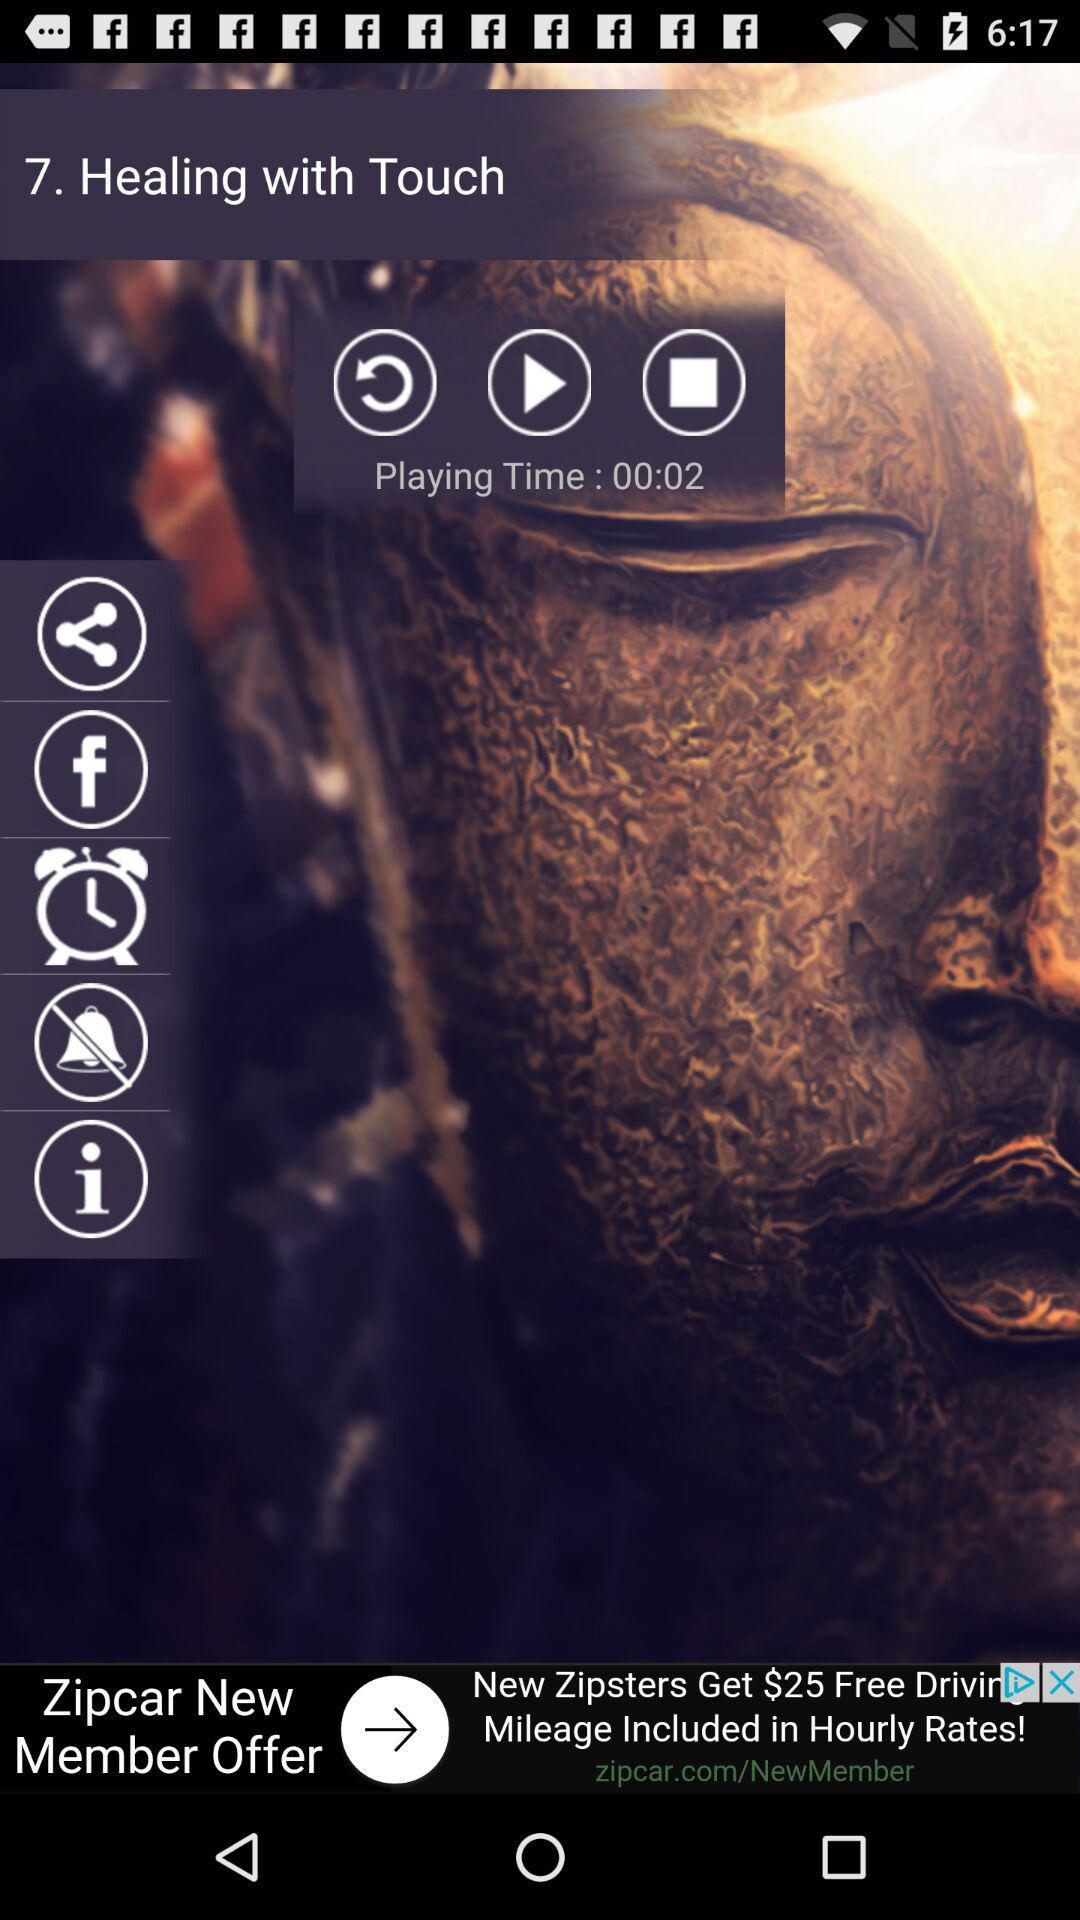 The height and width of the screenshot is (1920, 1080). I want to click on share the article, so click(91, 632).